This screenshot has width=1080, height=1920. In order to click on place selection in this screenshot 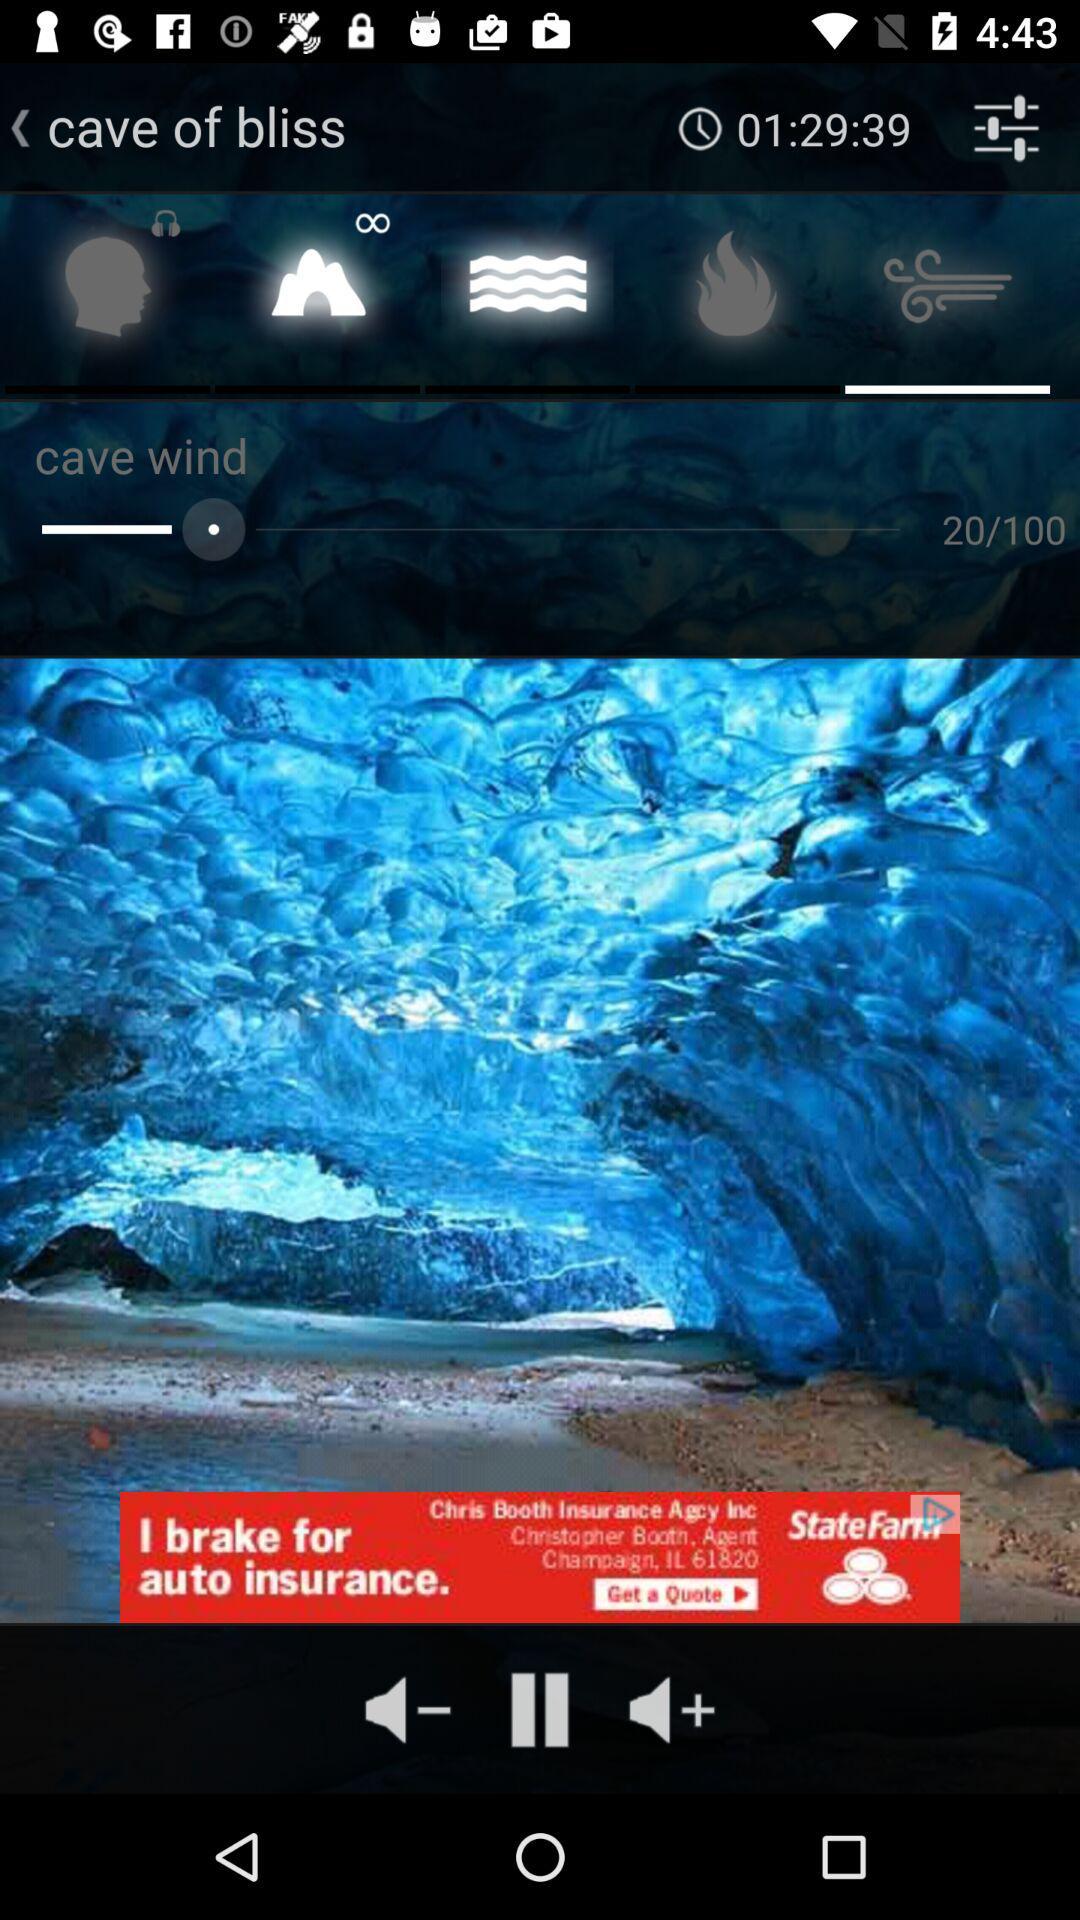, I will do `click(316, 291)`.